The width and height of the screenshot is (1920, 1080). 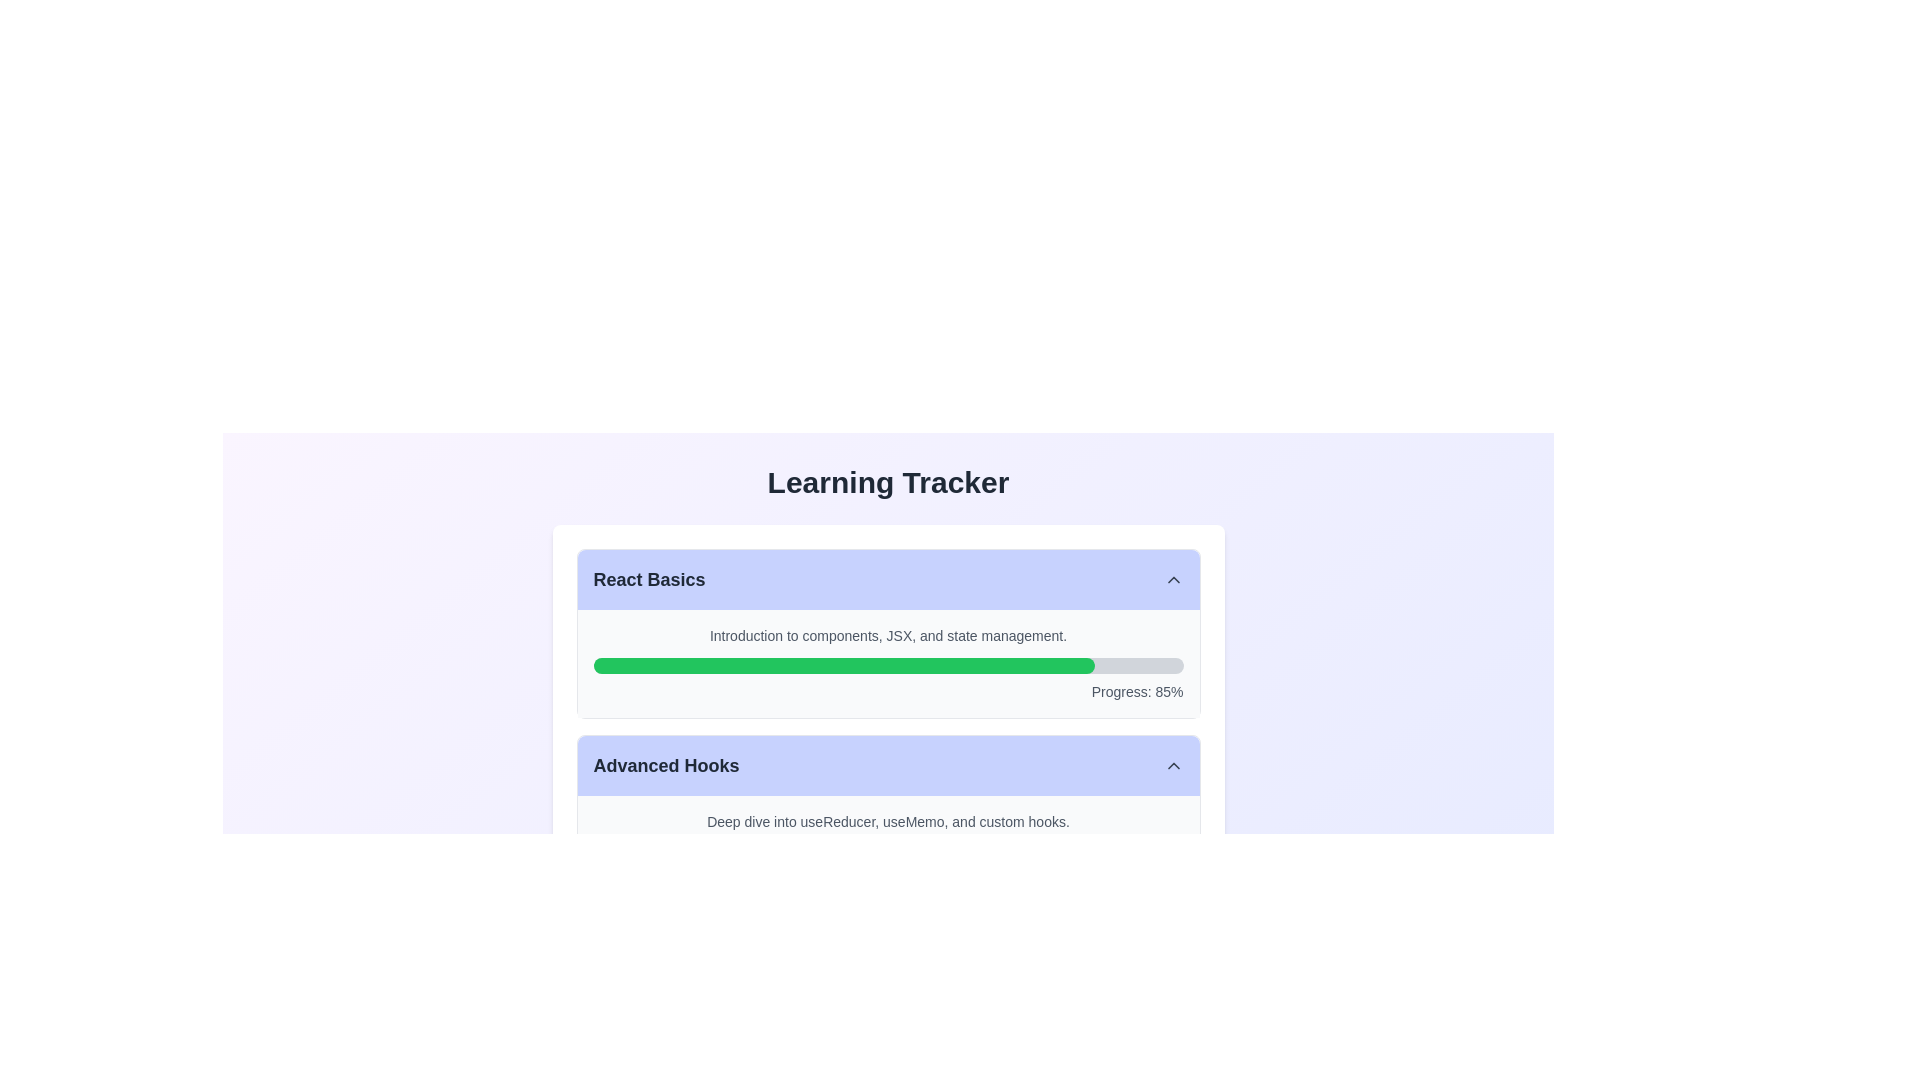 What do you see at coordinates (887, 821) in the screenshot?
I see `the text element providing a summary of the 'Advanced Hooks' module, located above the progress bar` at bounding box center [887, 821].